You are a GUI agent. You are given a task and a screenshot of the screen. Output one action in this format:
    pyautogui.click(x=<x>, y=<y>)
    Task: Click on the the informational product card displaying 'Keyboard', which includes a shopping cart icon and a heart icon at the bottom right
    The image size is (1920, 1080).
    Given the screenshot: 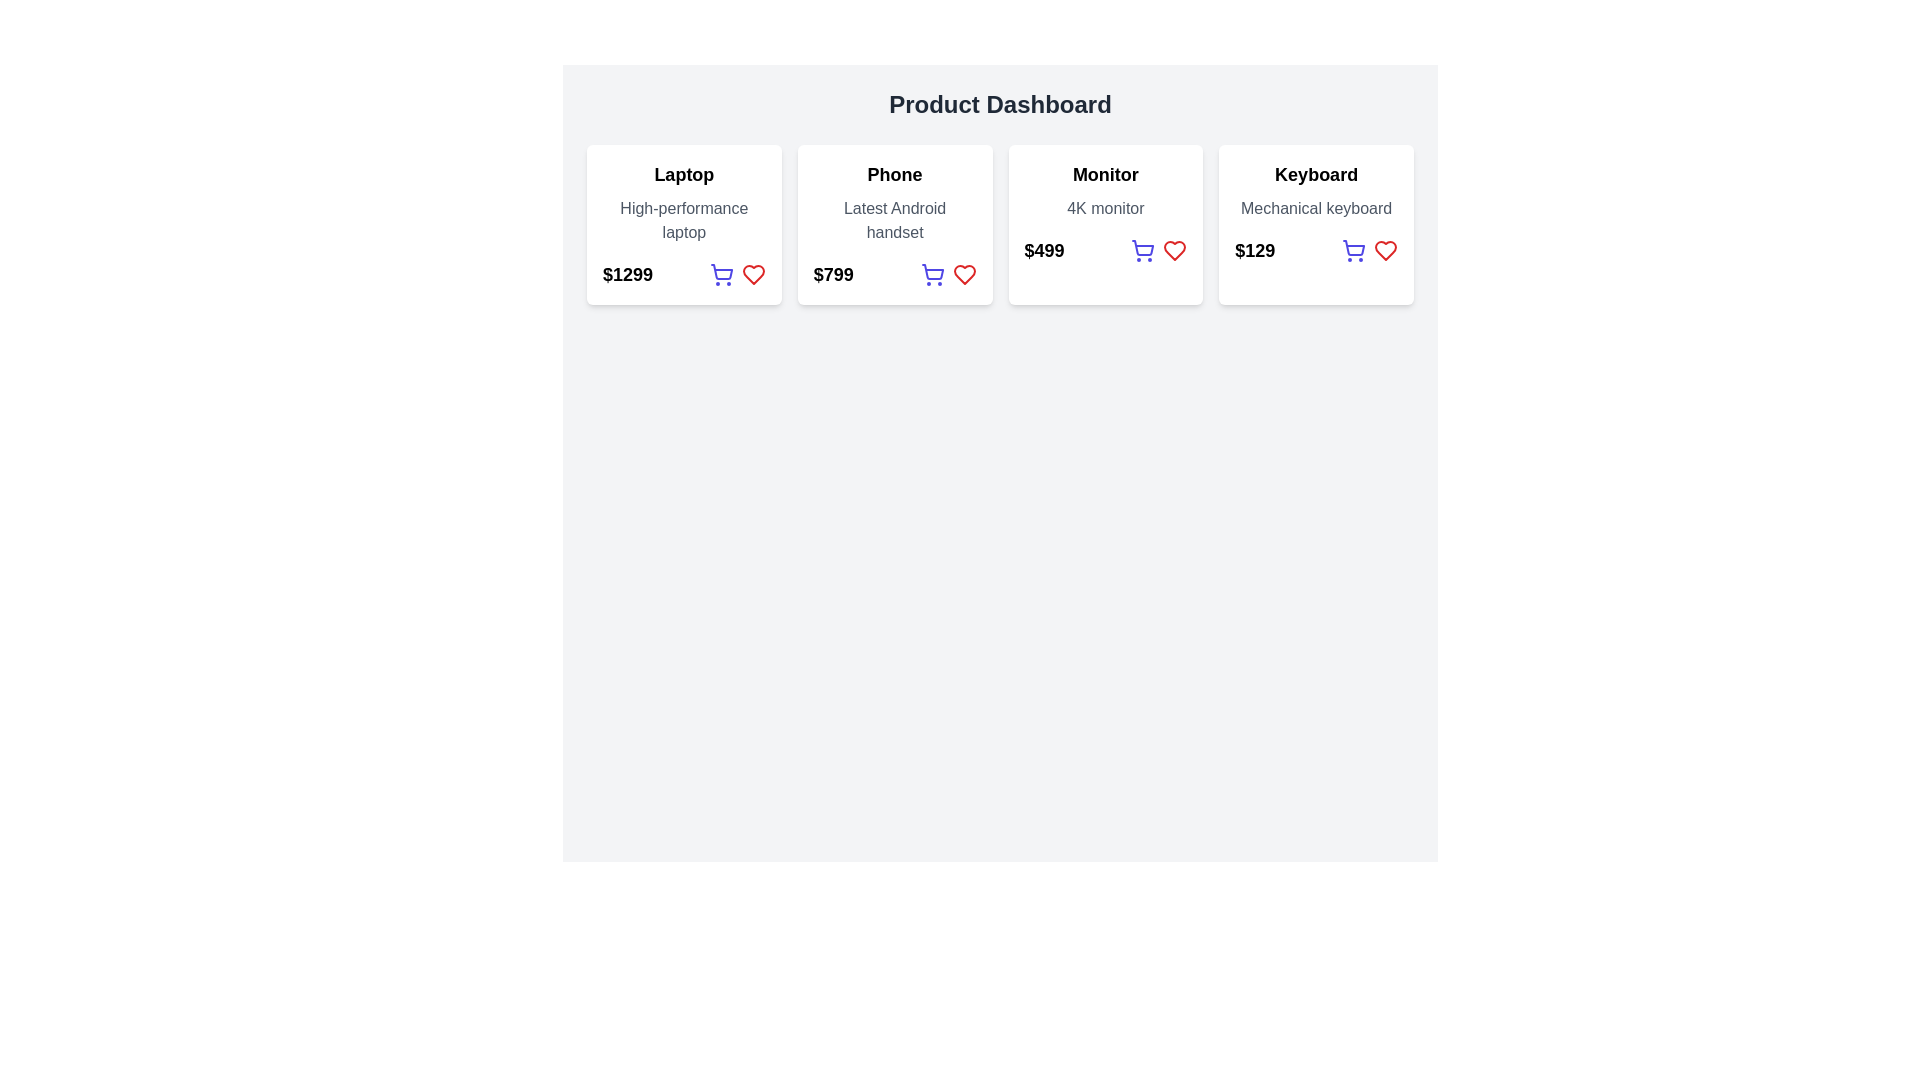 What is the action you would take?
    pyautogui.click(x=1316, y=224)
    